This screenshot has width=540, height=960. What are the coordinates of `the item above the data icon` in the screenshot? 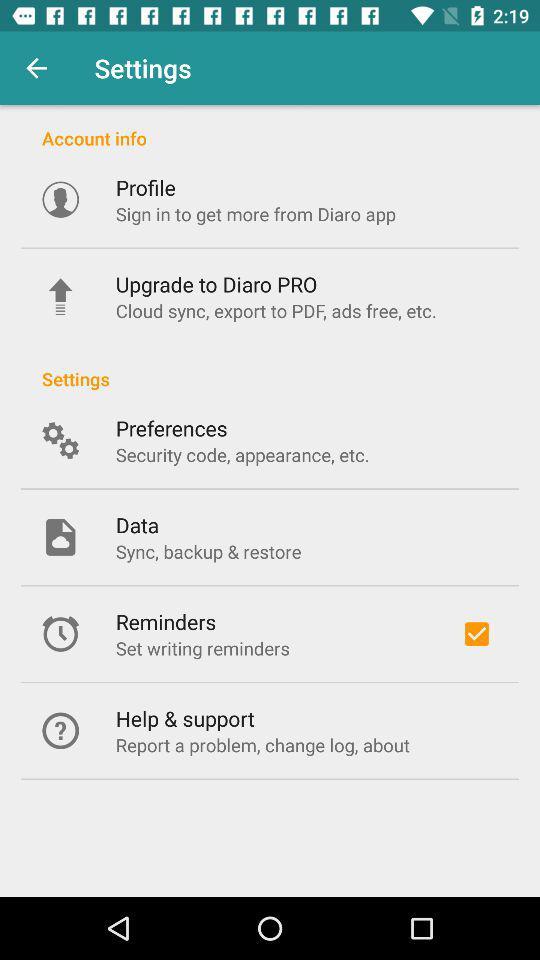 It's located at (242, 454).